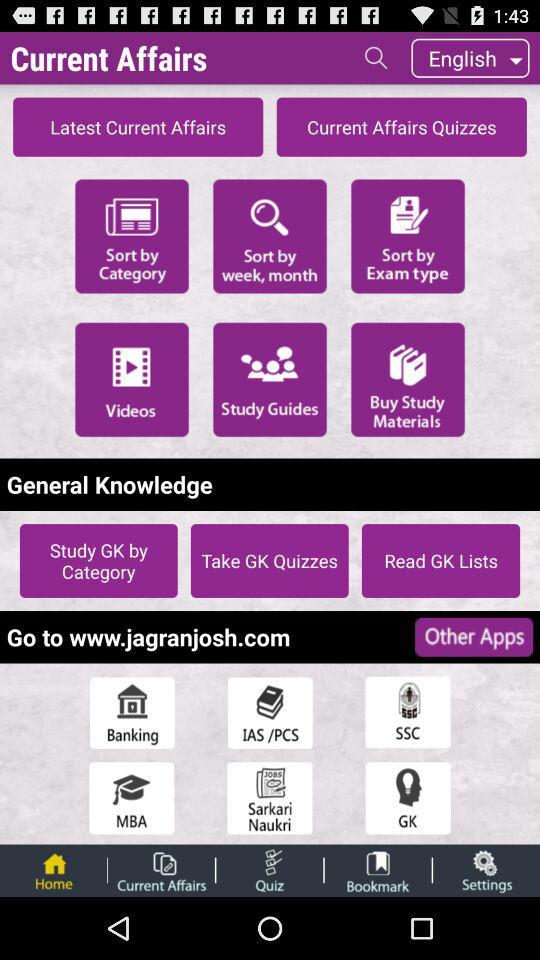 The image size is (540, 960). Describe the element at coordinates (269, 560) in the screenshot. I see `the button to the right of the study gk by button` at that location.